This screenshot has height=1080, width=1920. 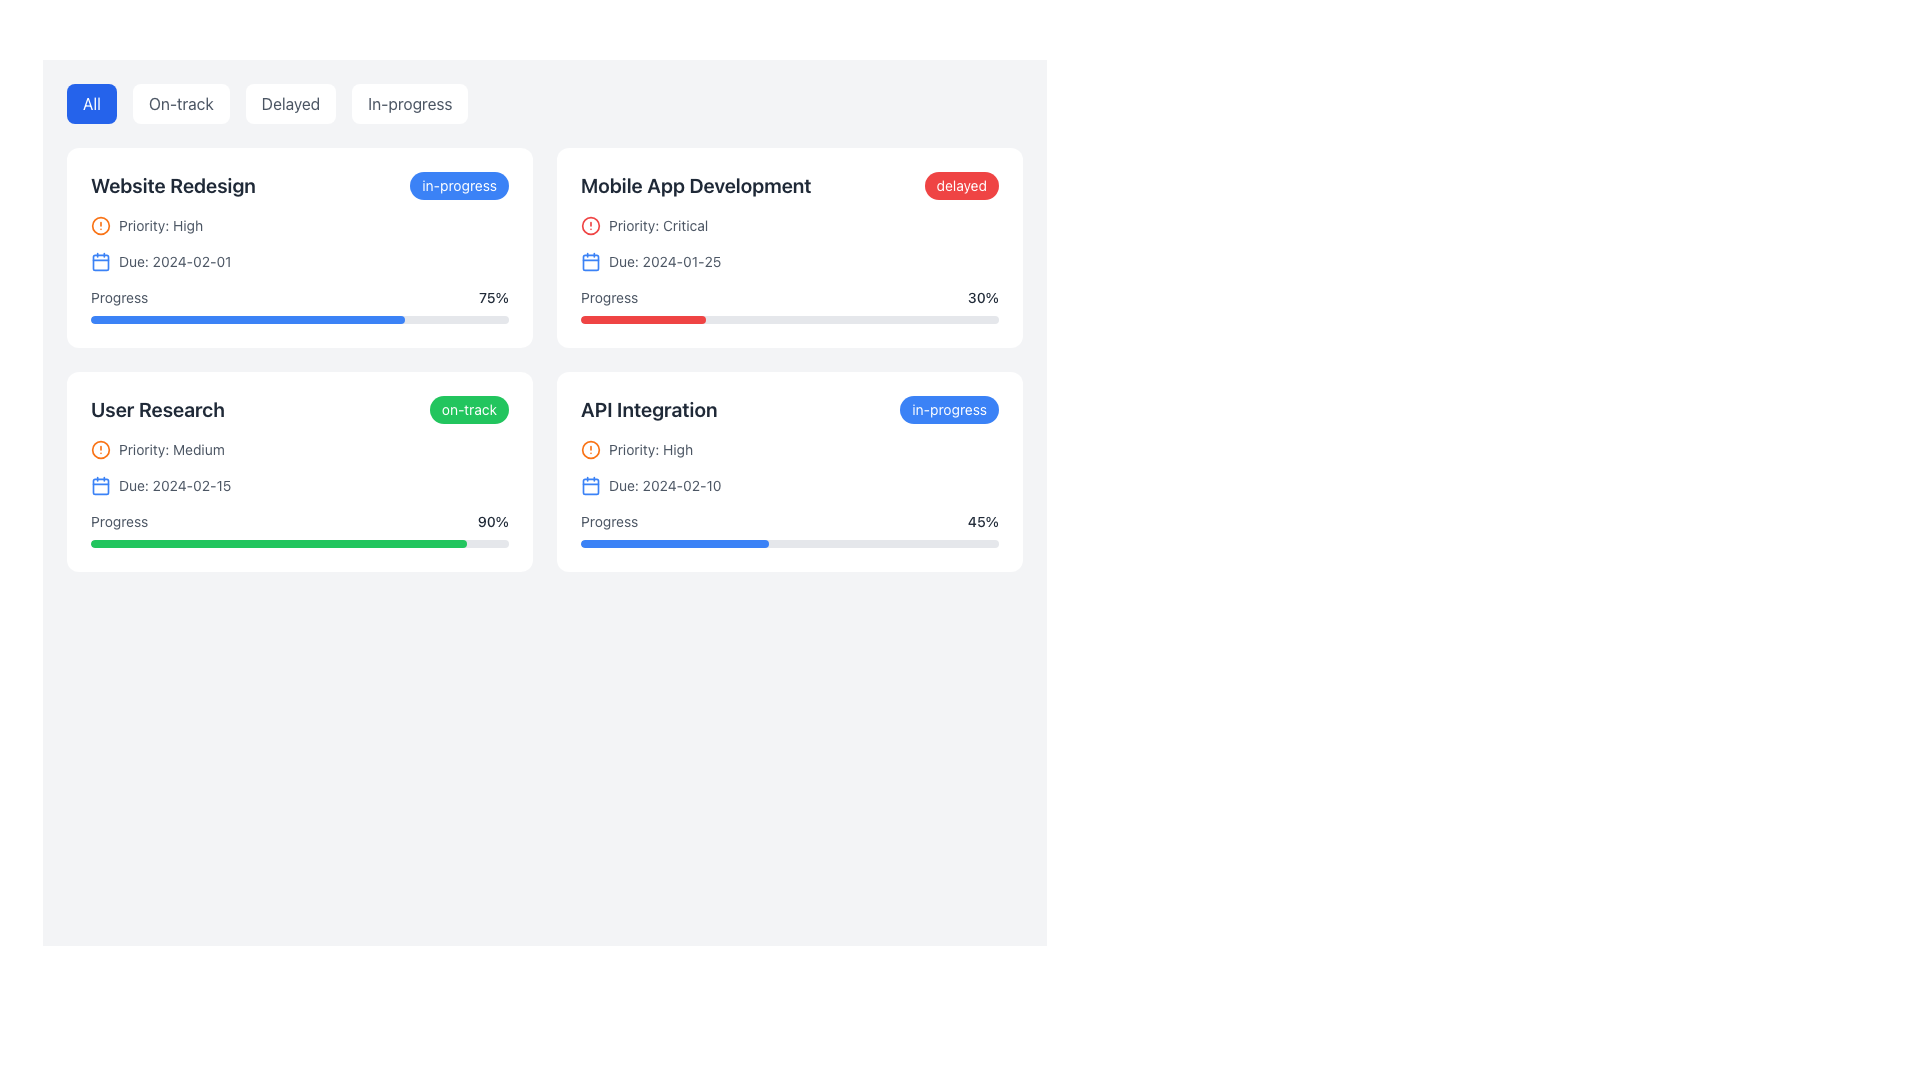 I want to click on the circular boundary of the warning icon located in the bottom-right corner of the 'API Integration' card, so click(x=589, y=450).